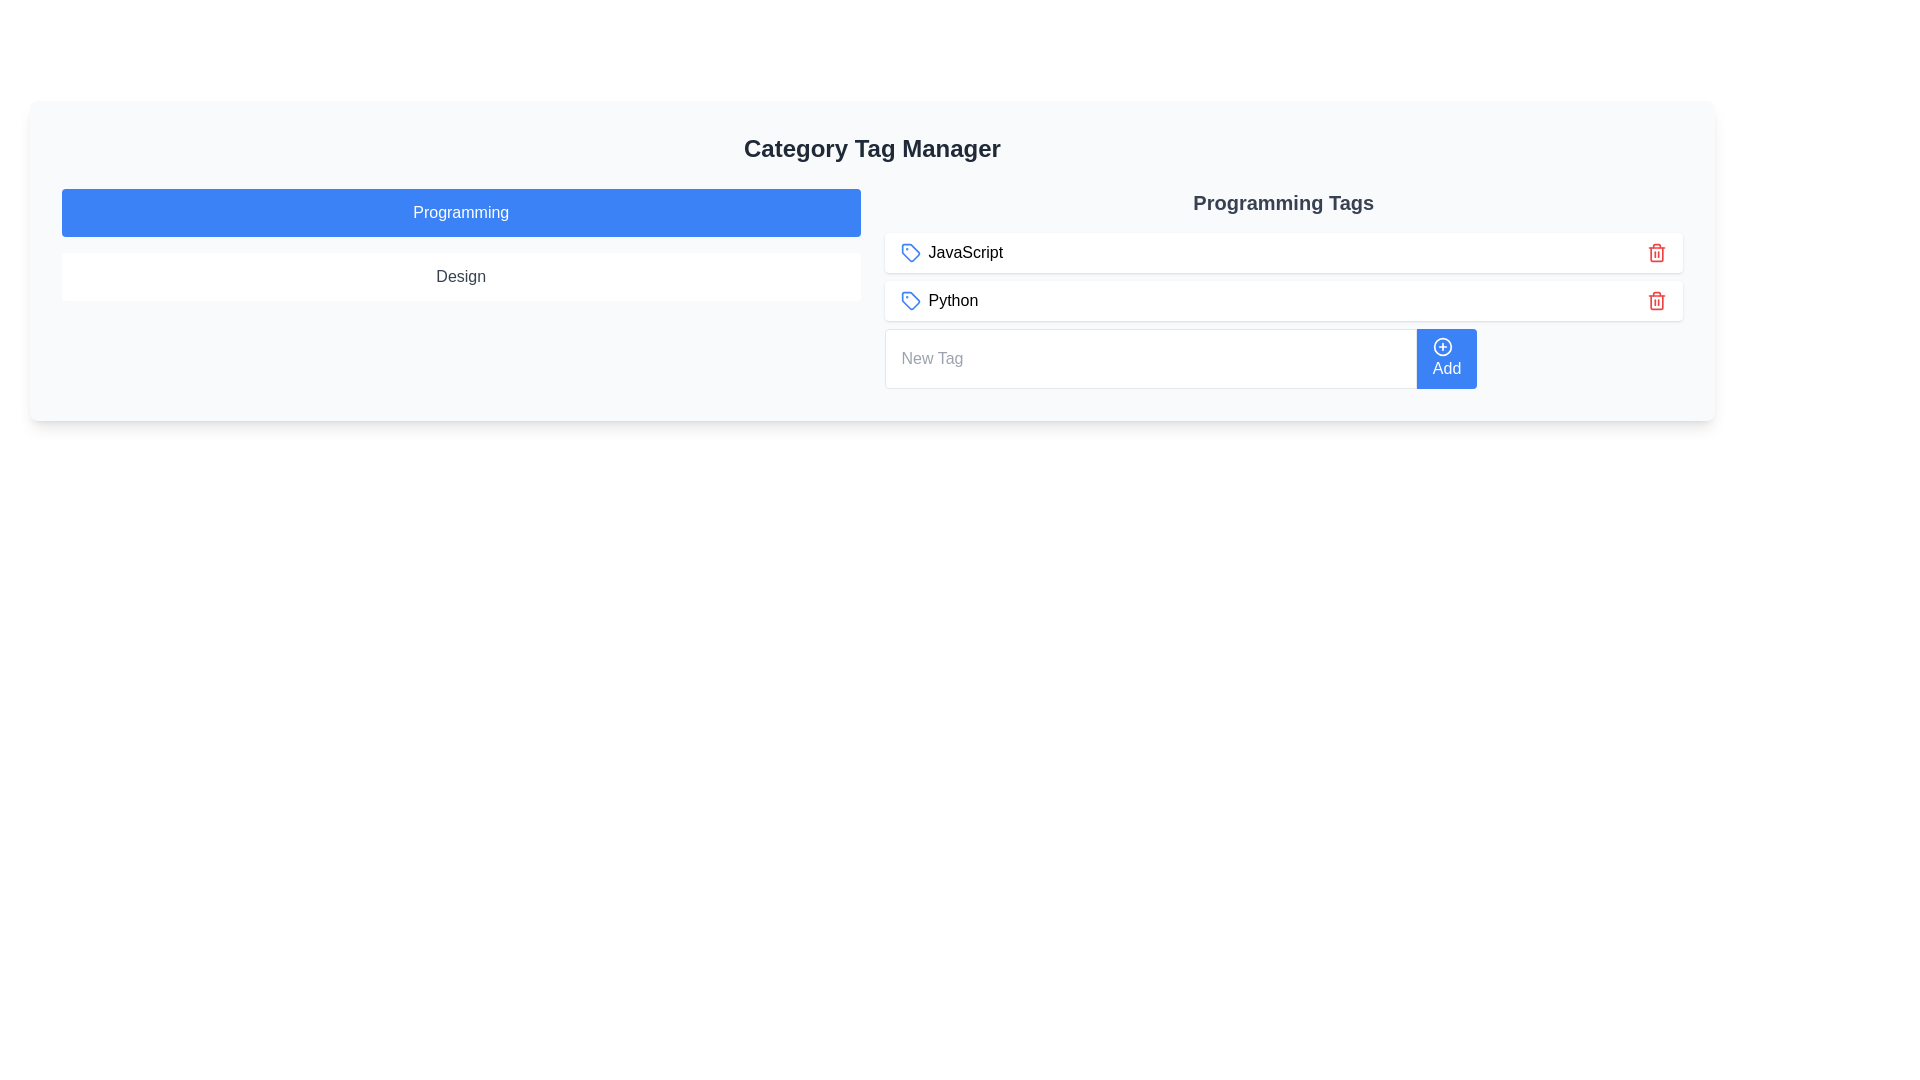  What do you see at coordinates (1283, 203) in the screenshot?
I see `the bold, large-sized static text displaying 'Programming Tags' styled in dark gray, located at the top of the programming tags section` at bounding box center [1283, 203].